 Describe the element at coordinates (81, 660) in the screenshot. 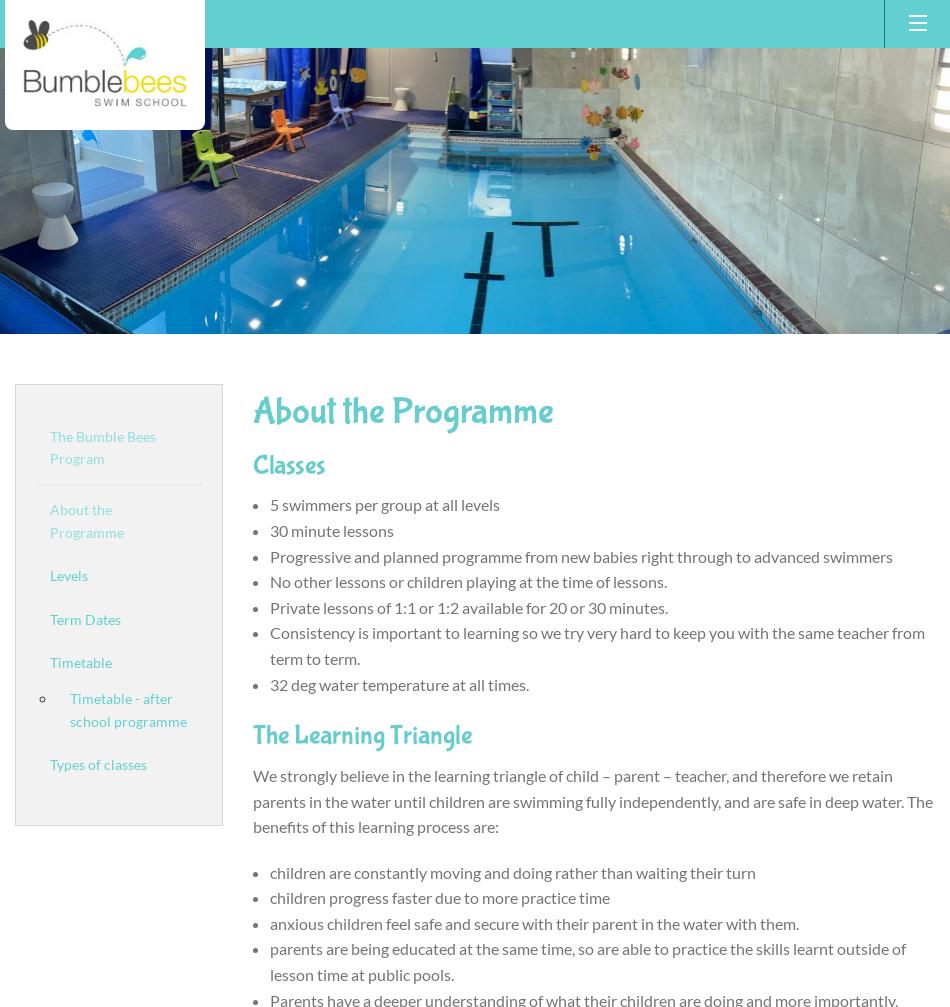

I see `'Timetable'` at that location.